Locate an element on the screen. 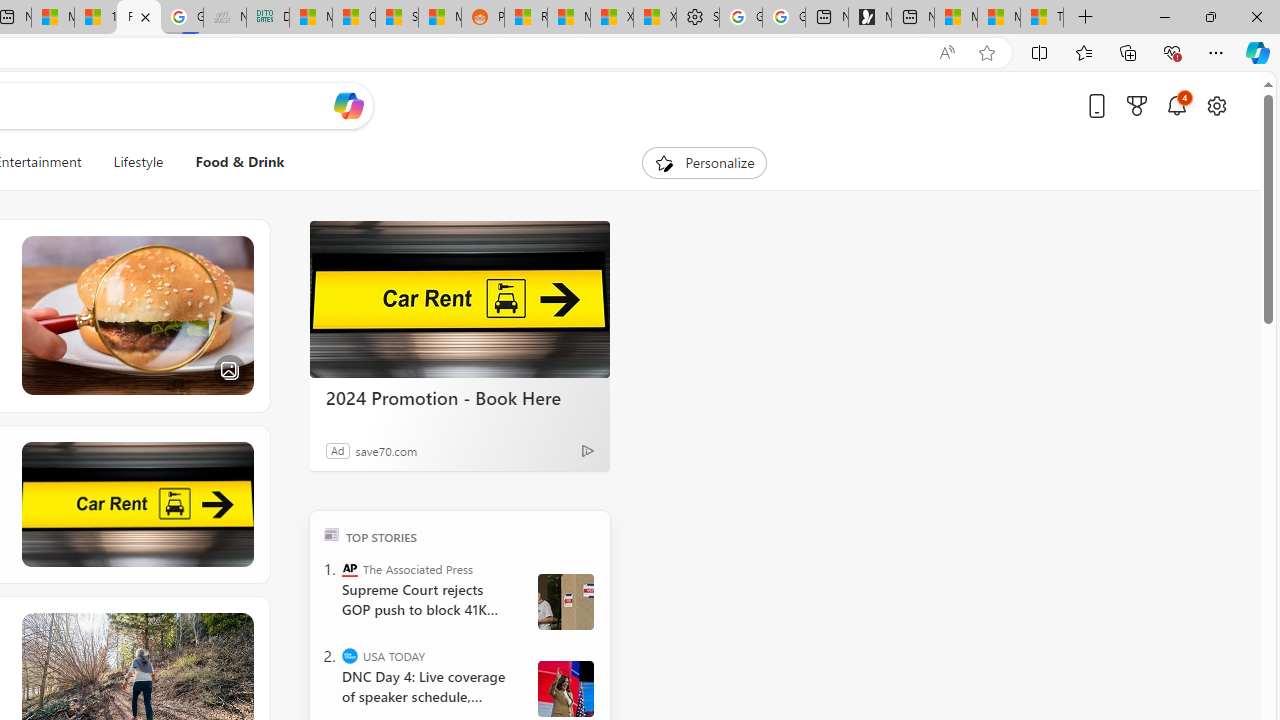 This screenshot has width=1280, height=720. '14 Common Myths Debunked By Scientific Facts' is located at coordinates (95, 17).